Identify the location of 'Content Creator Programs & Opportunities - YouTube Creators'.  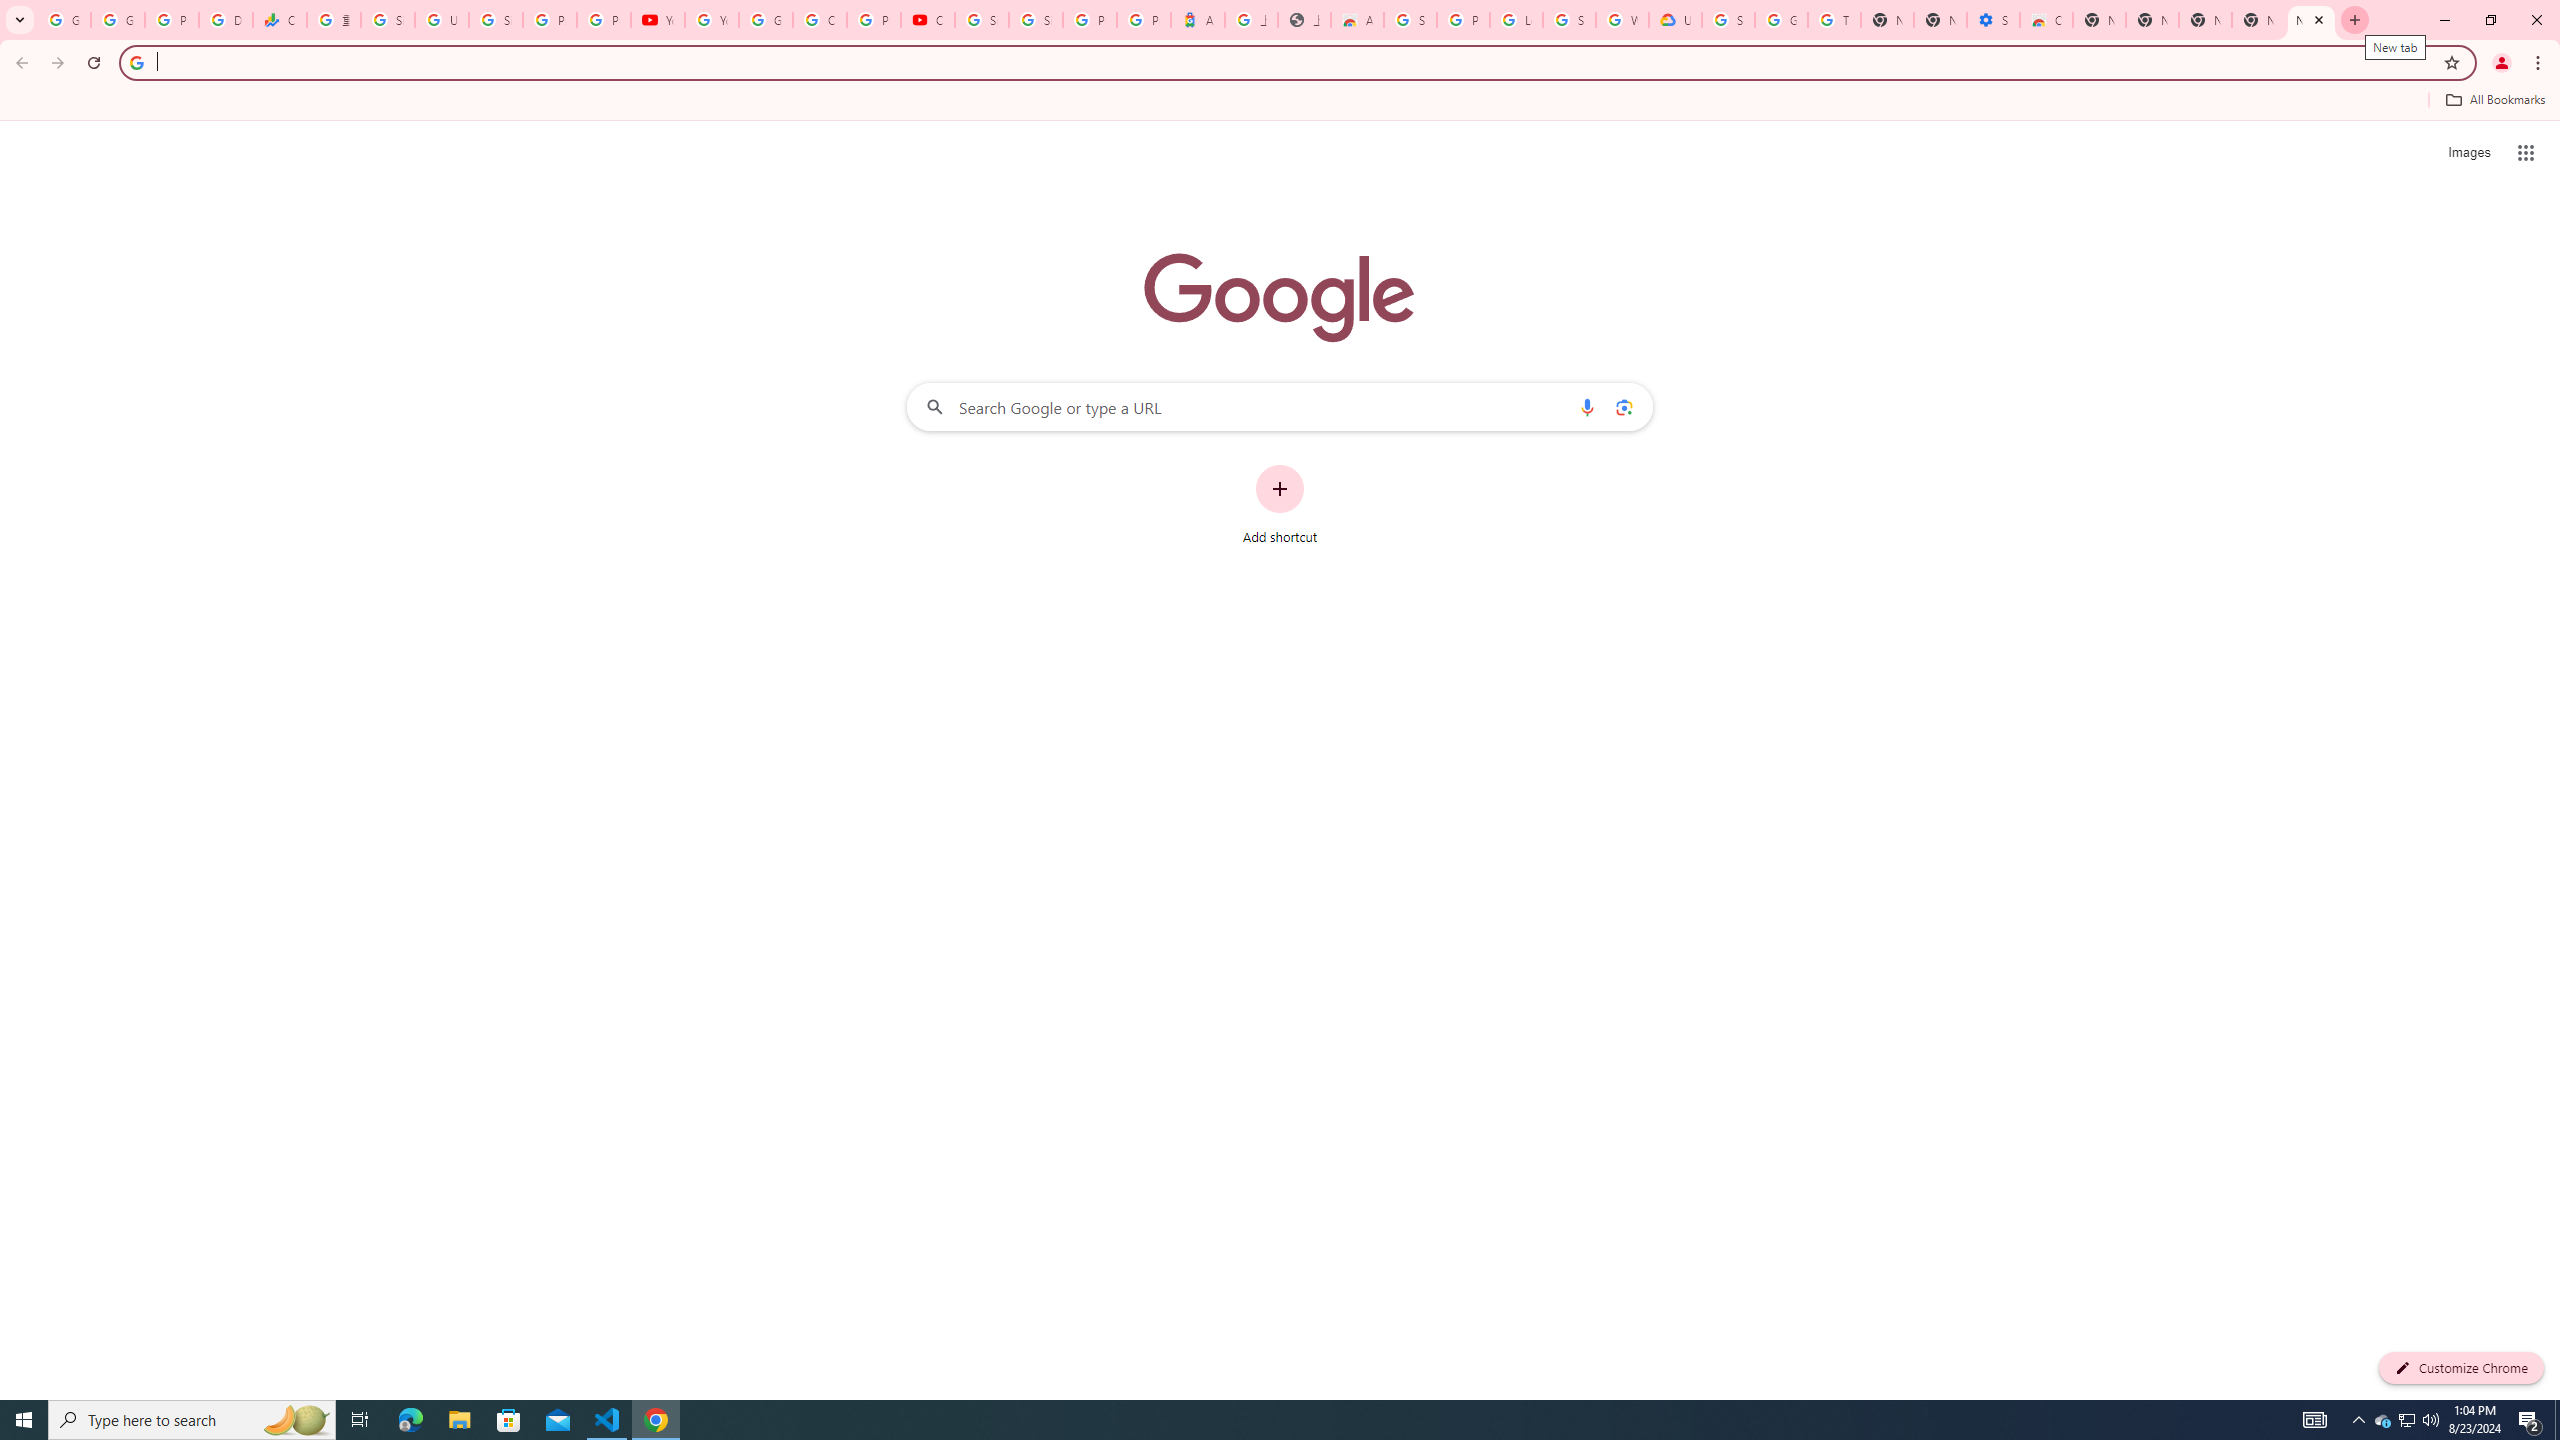
(928, 19).